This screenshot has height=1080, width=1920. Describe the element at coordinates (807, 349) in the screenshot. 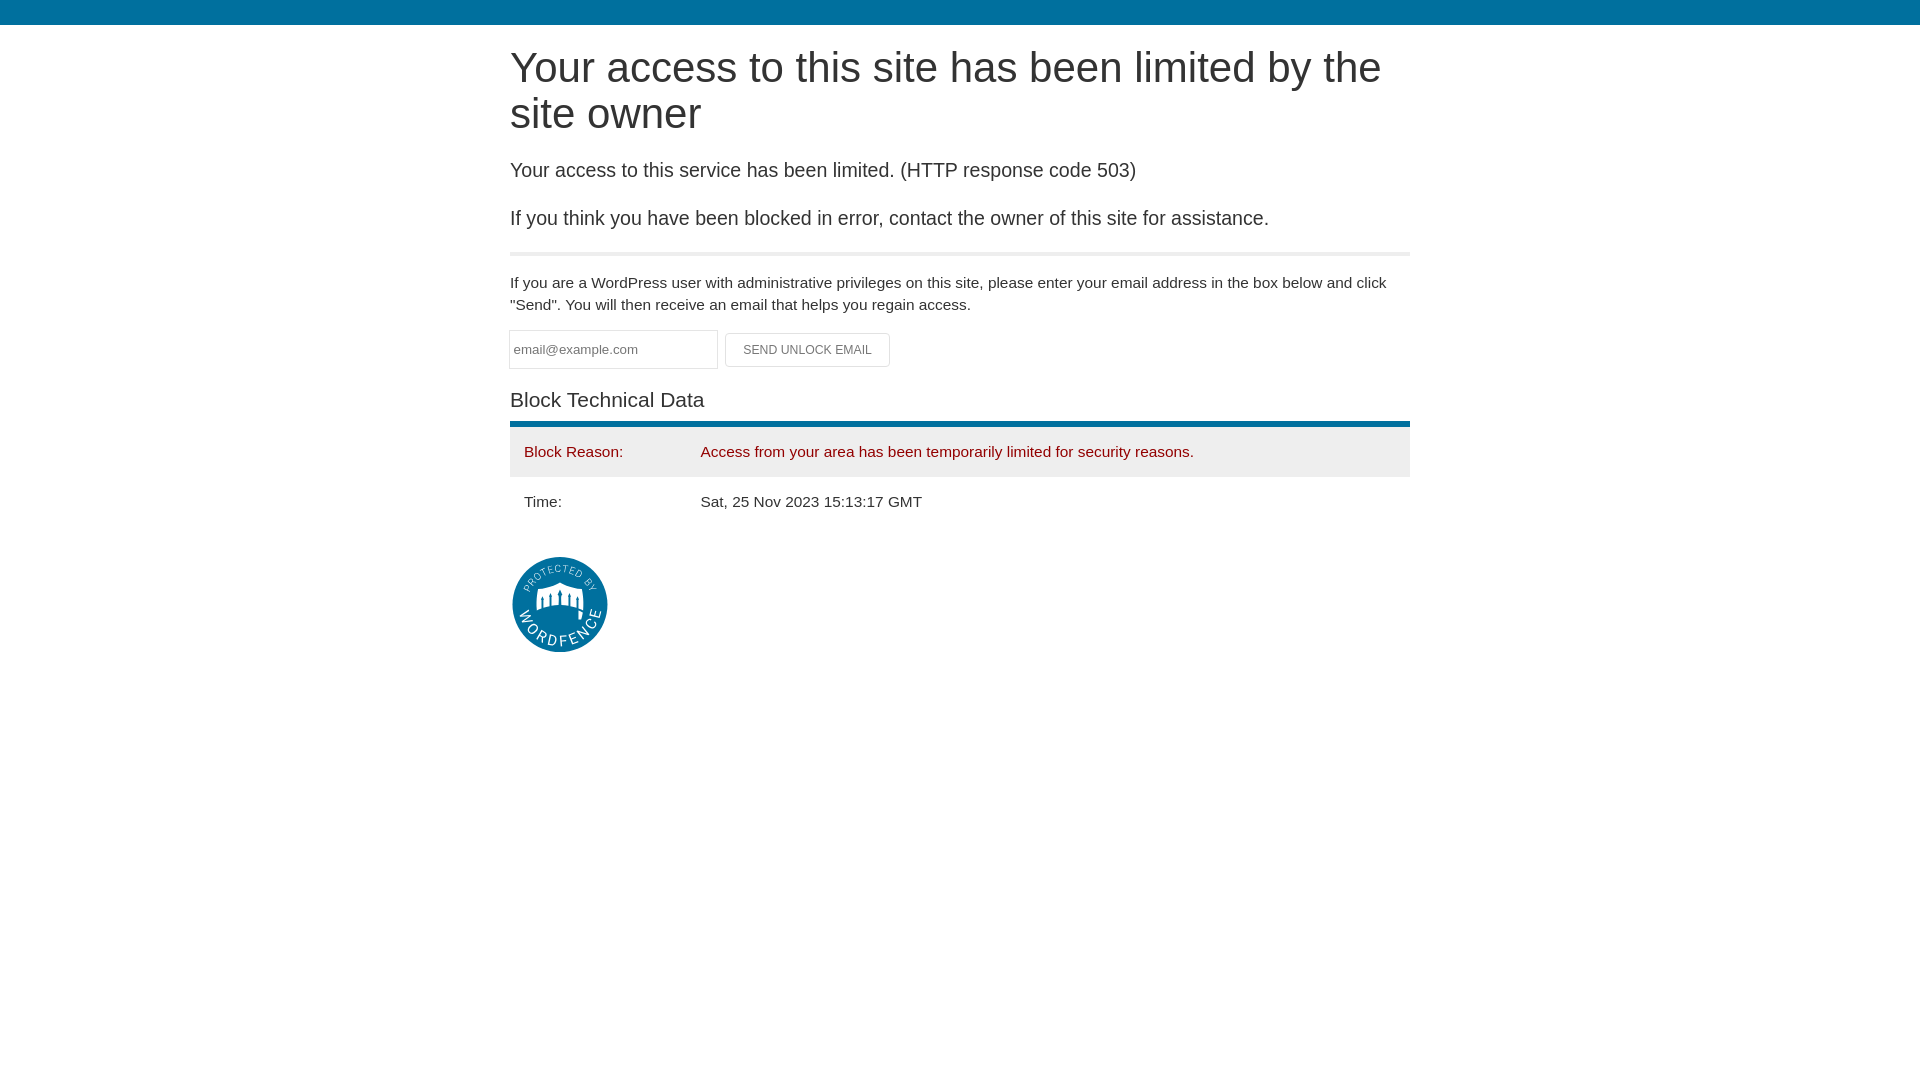

I see `'Send Unlock Email'` at that location.